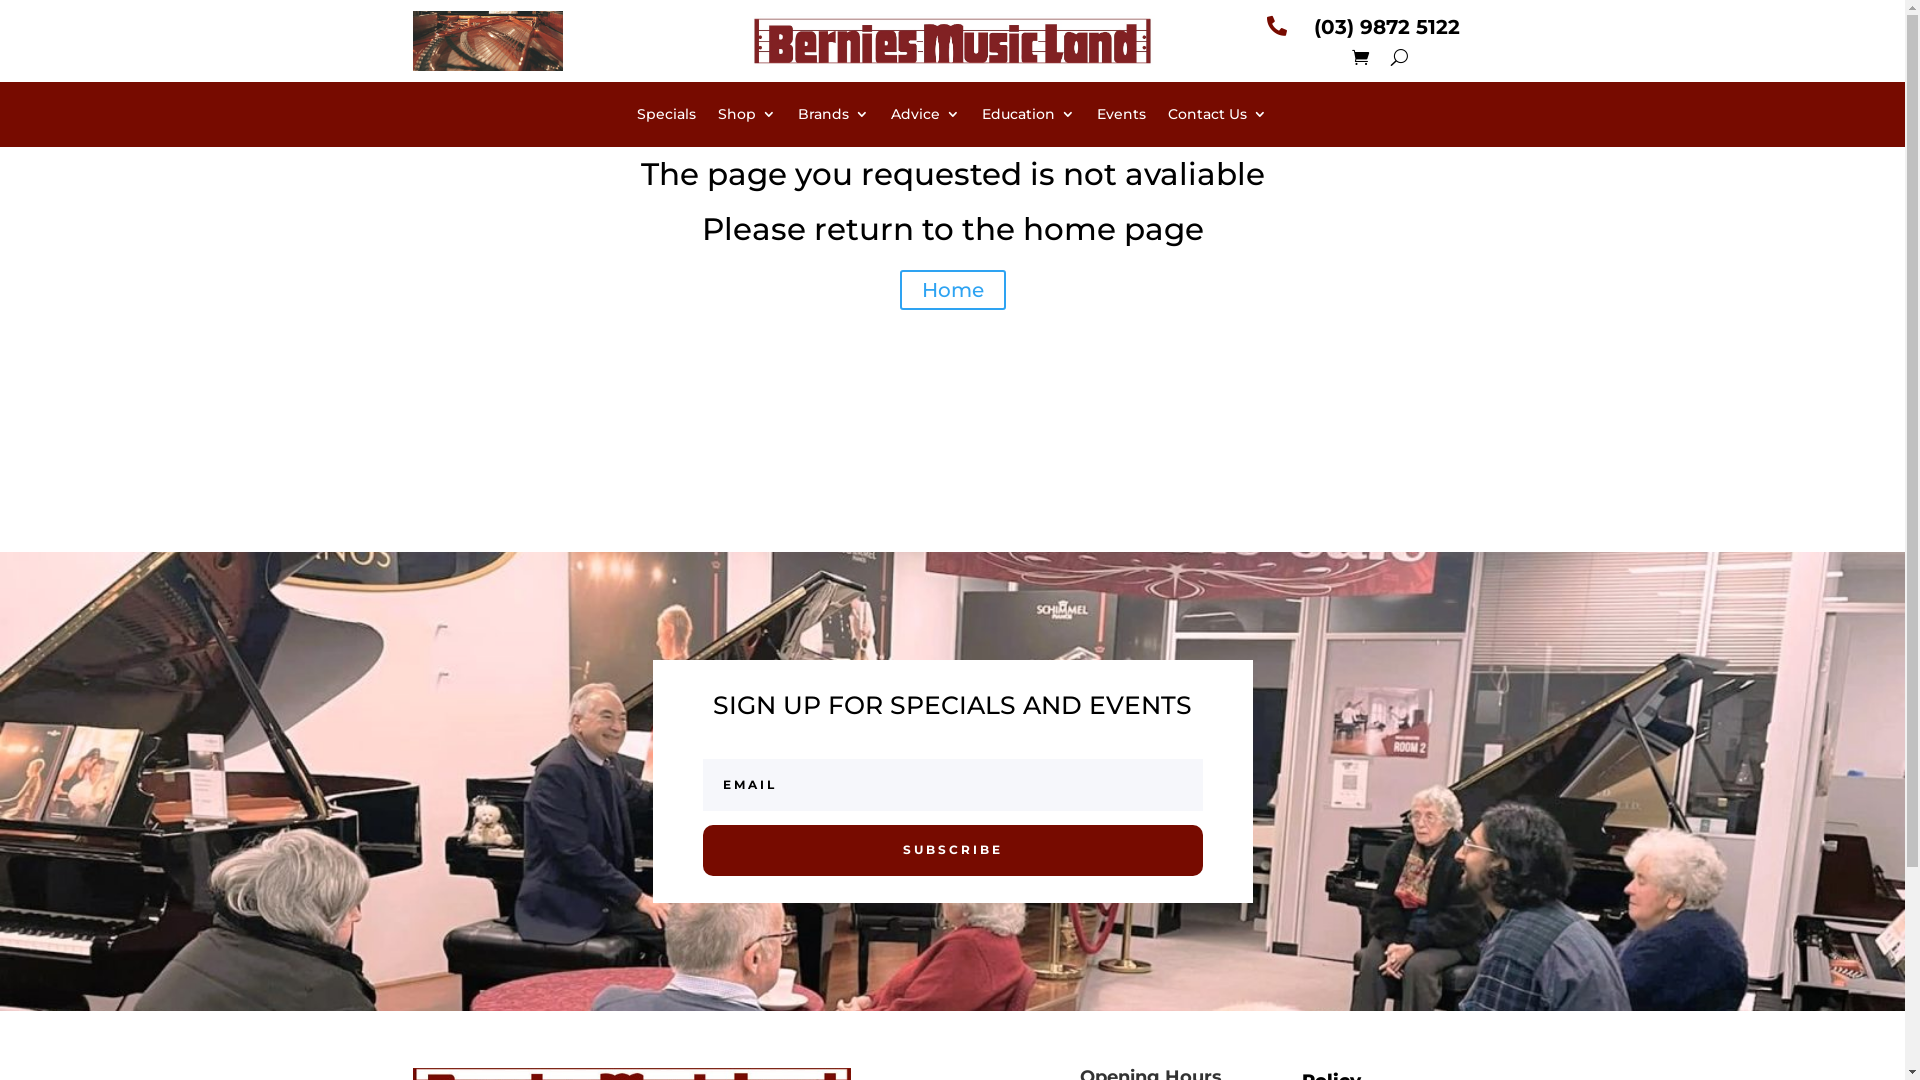  Describe the element at coordinates (1216, 118) in the screenshot. I see `'Contact Us'` at that location.